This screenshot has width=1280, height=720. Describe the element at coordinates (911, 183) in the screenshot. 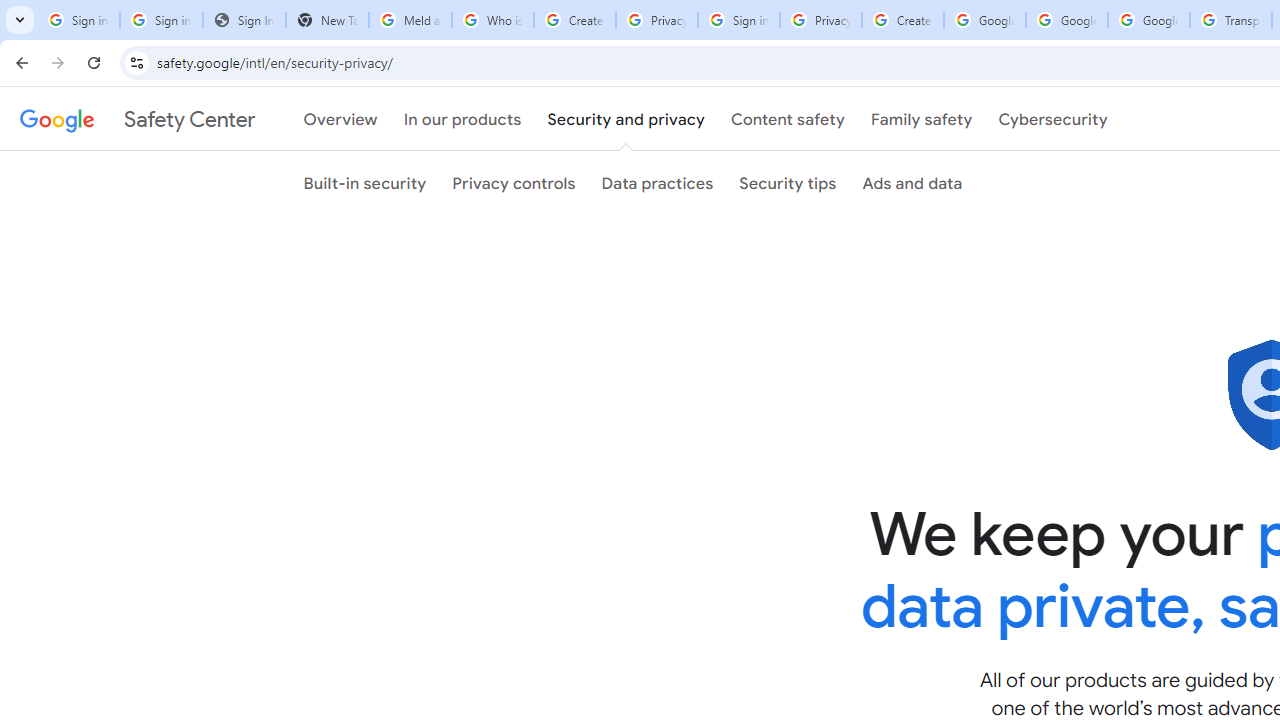

I see `'Ads and data'` at that location.